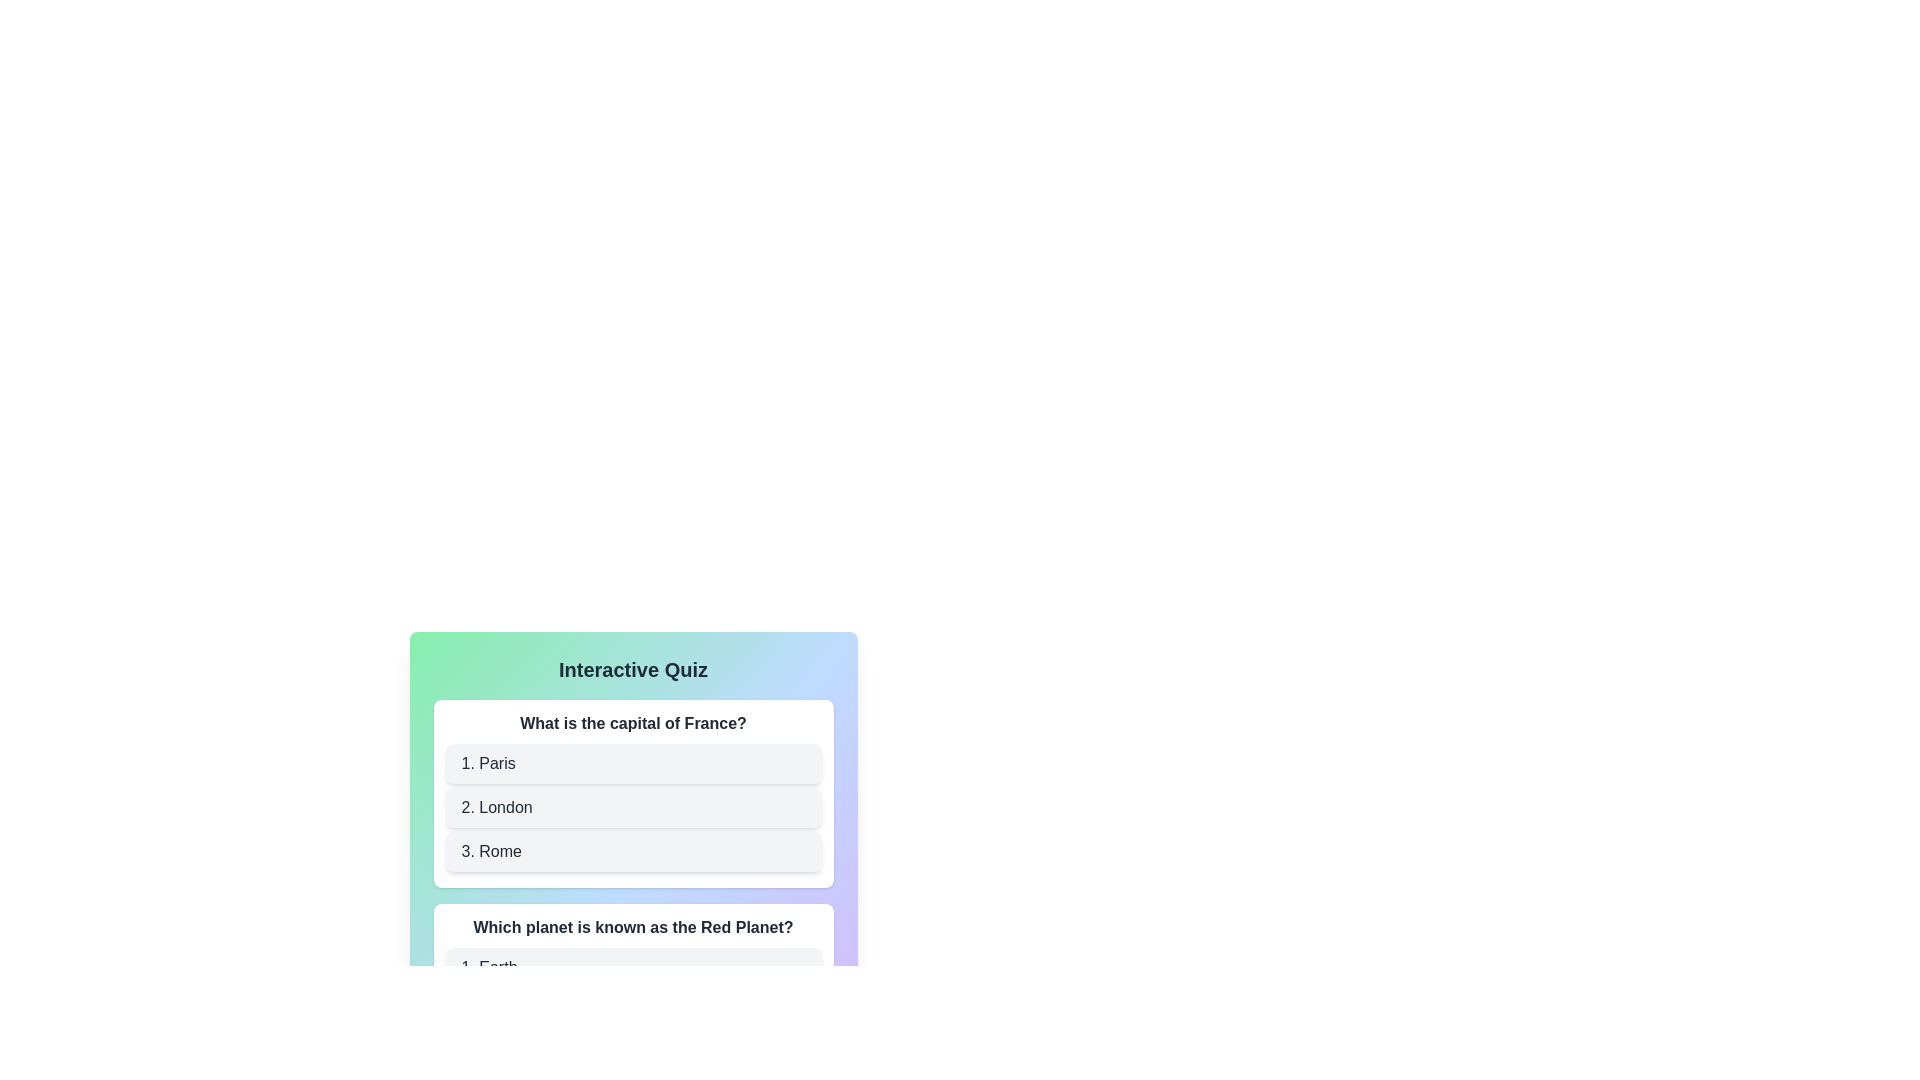 The width and height of the screenshot is (1920, 1080). I want to click on the text label that displays the question 'Which planet is known as the Red Planet?' located at the top of the quiz card interface, so click(632, 928).